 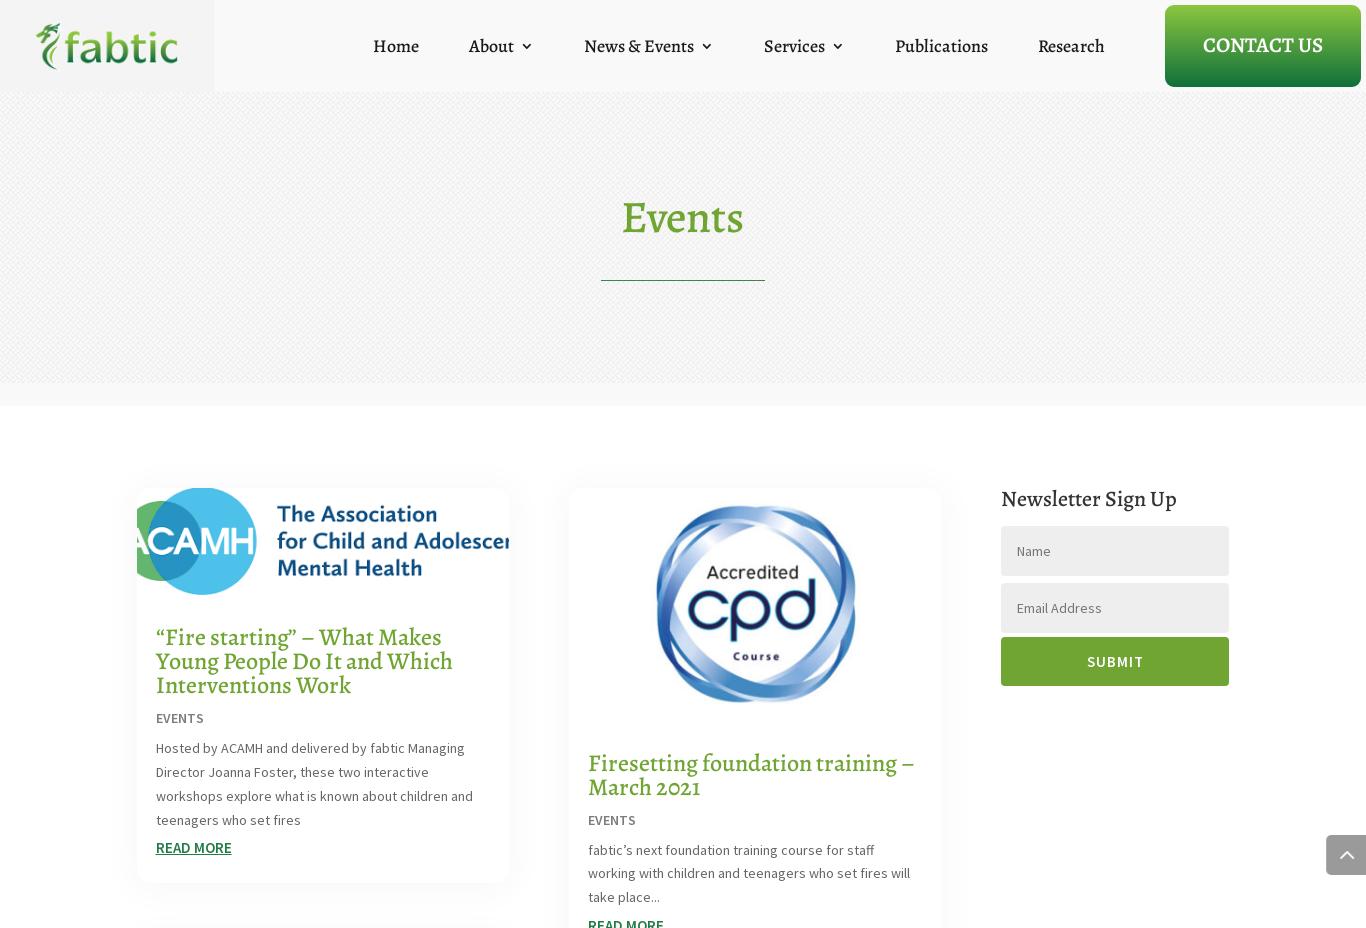 What do you see at coordinates (524, 172) in the screenshot?
I see `'Why Choose Us?'` at bounding box center [524, 172].